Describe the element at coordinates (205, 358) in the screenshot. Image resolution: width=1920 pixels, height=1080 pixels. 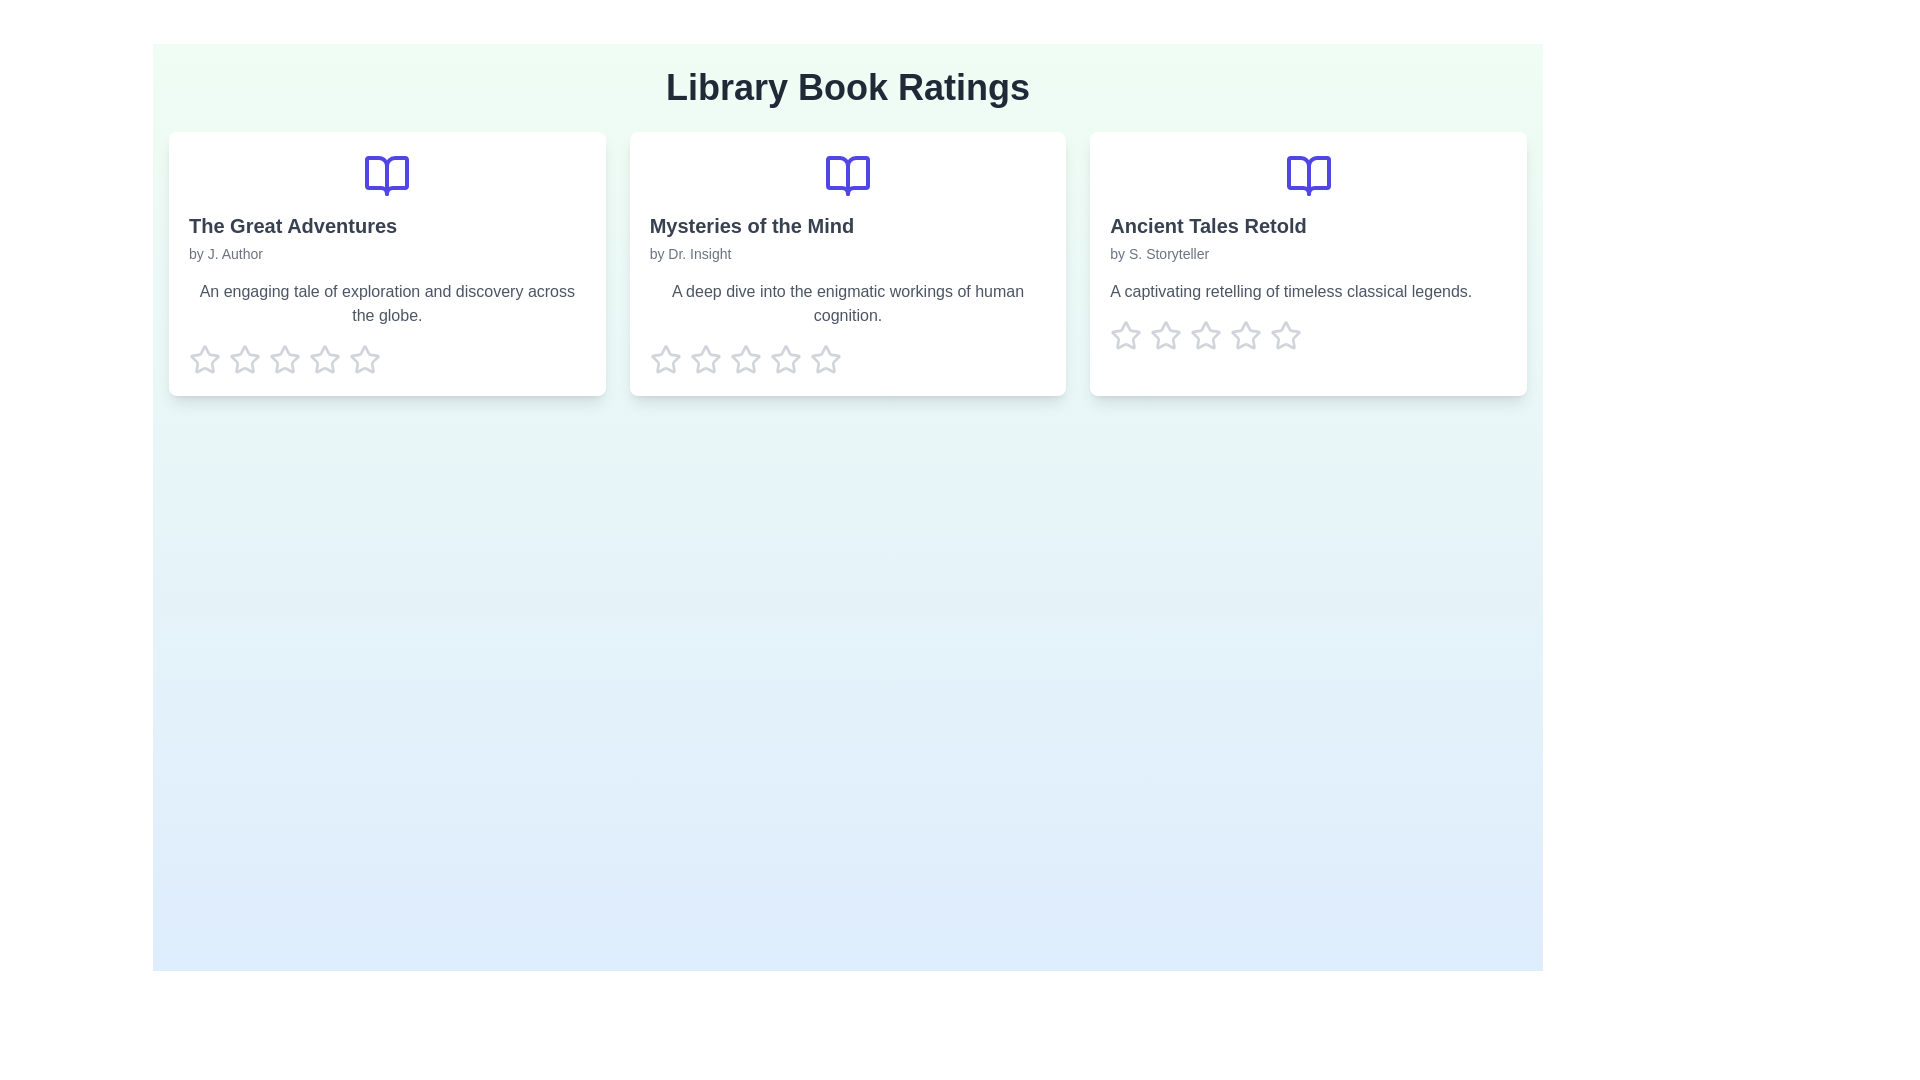
I see `the rating for a book to 1 stars by clicking on the corresponding star` at that location.